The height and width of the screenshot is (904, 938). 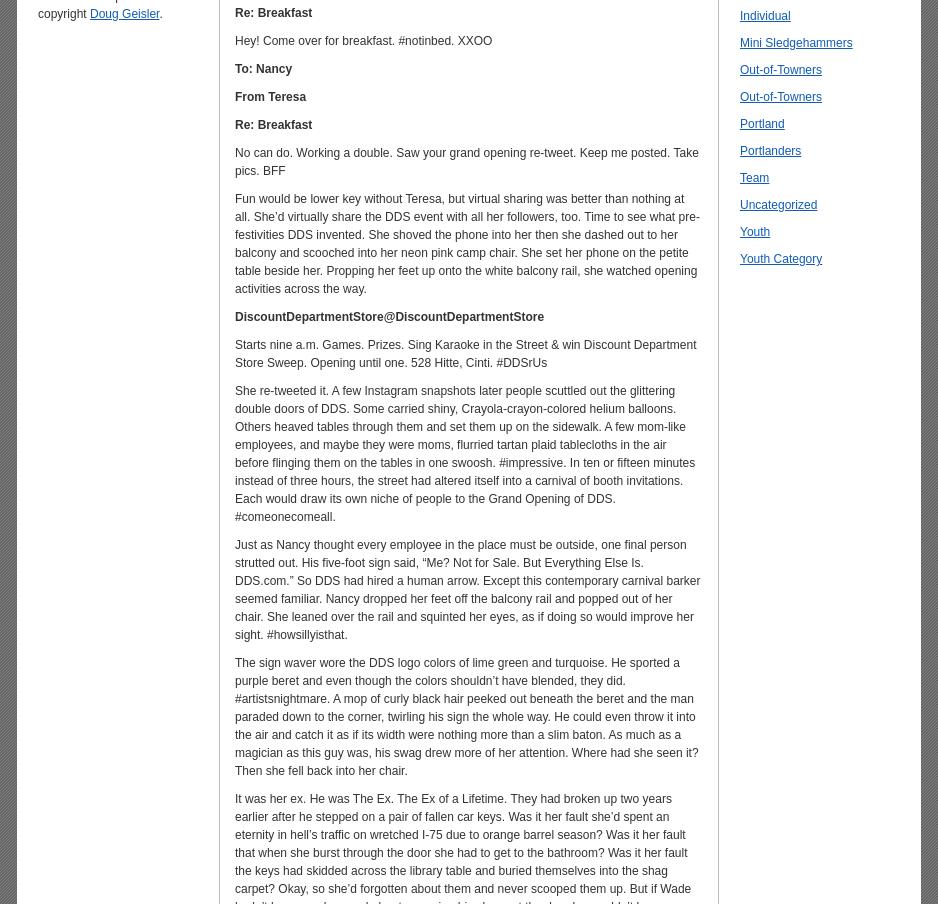 I want to click on 'Doug Geisler', so click(x=123, y=13).